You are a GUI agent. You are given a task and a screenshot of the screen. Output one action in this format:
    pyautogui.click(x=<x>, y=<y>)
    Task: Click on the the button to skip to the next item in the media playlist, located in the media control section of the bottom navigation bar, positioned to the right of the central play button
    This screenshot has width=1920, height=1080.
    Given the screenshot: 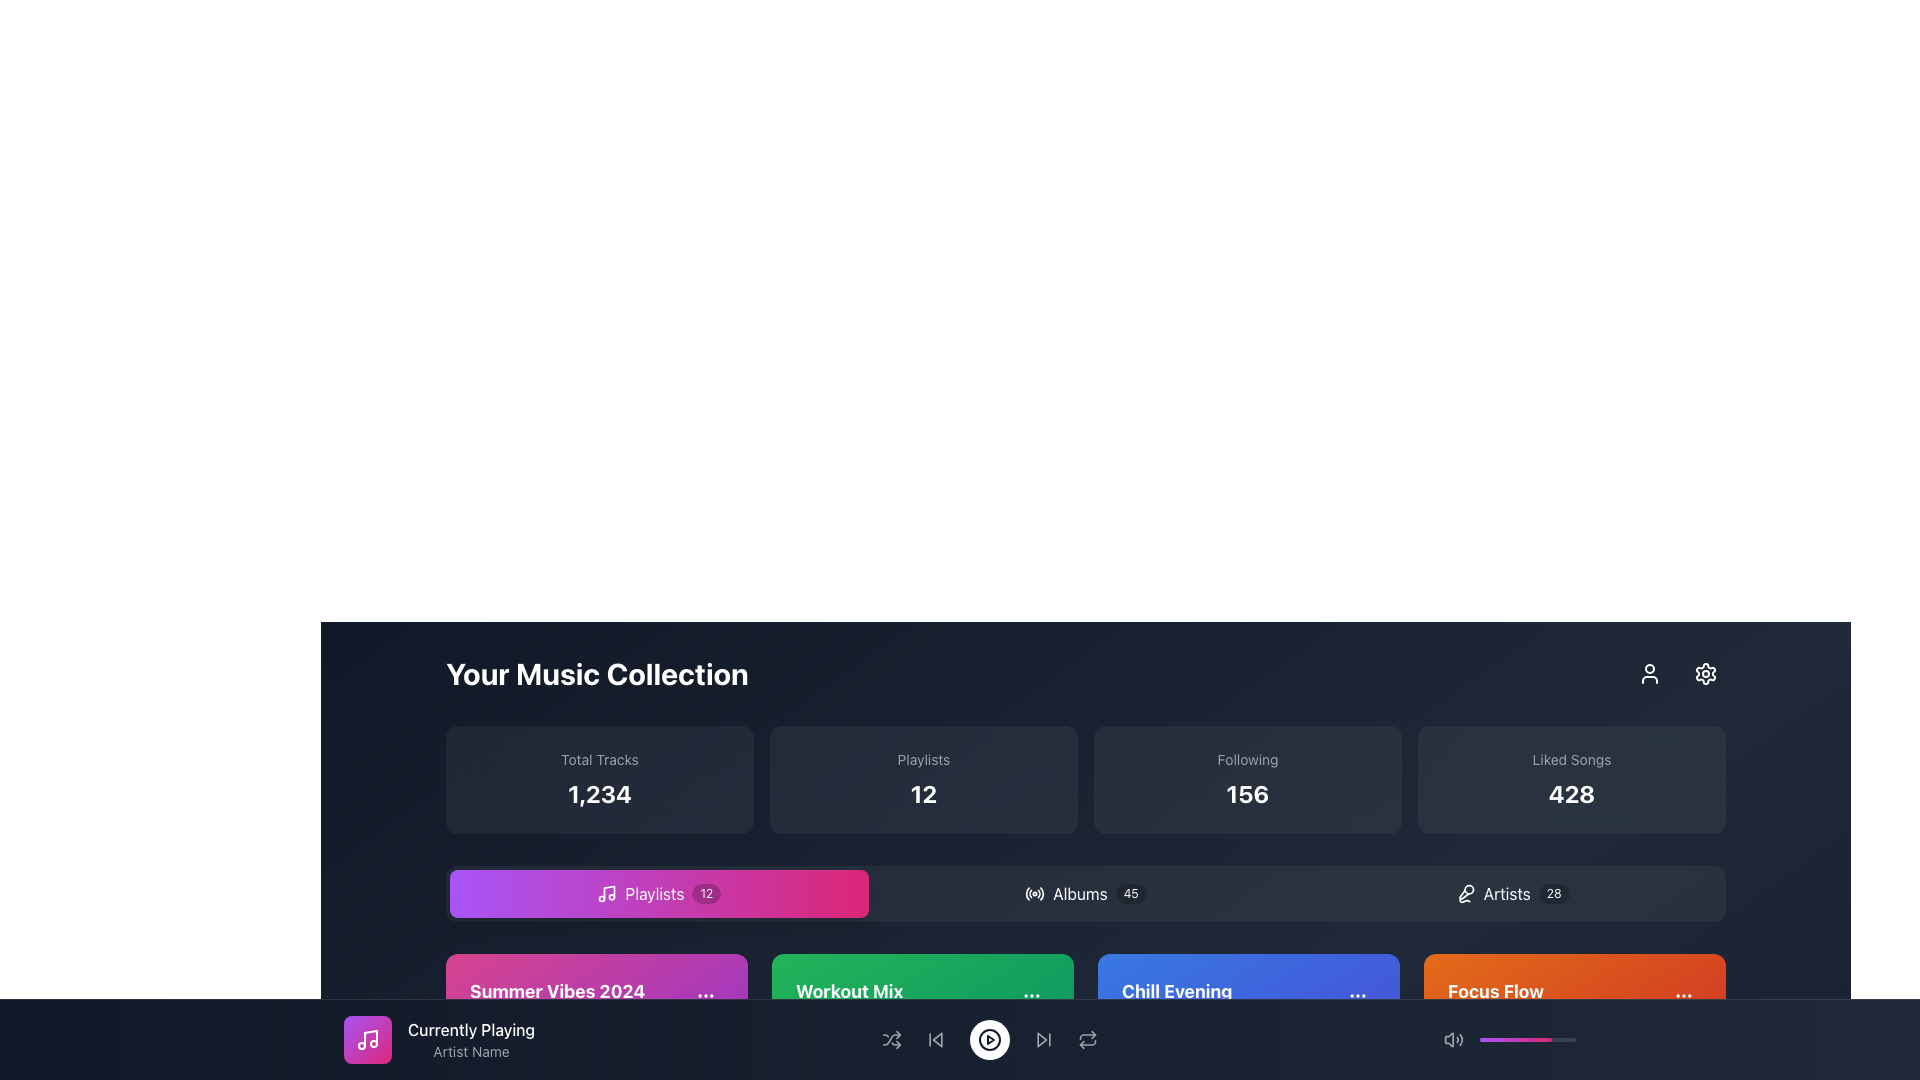 What is the action you would take?
    pyautogui.click(x=1042, y=1039)
    